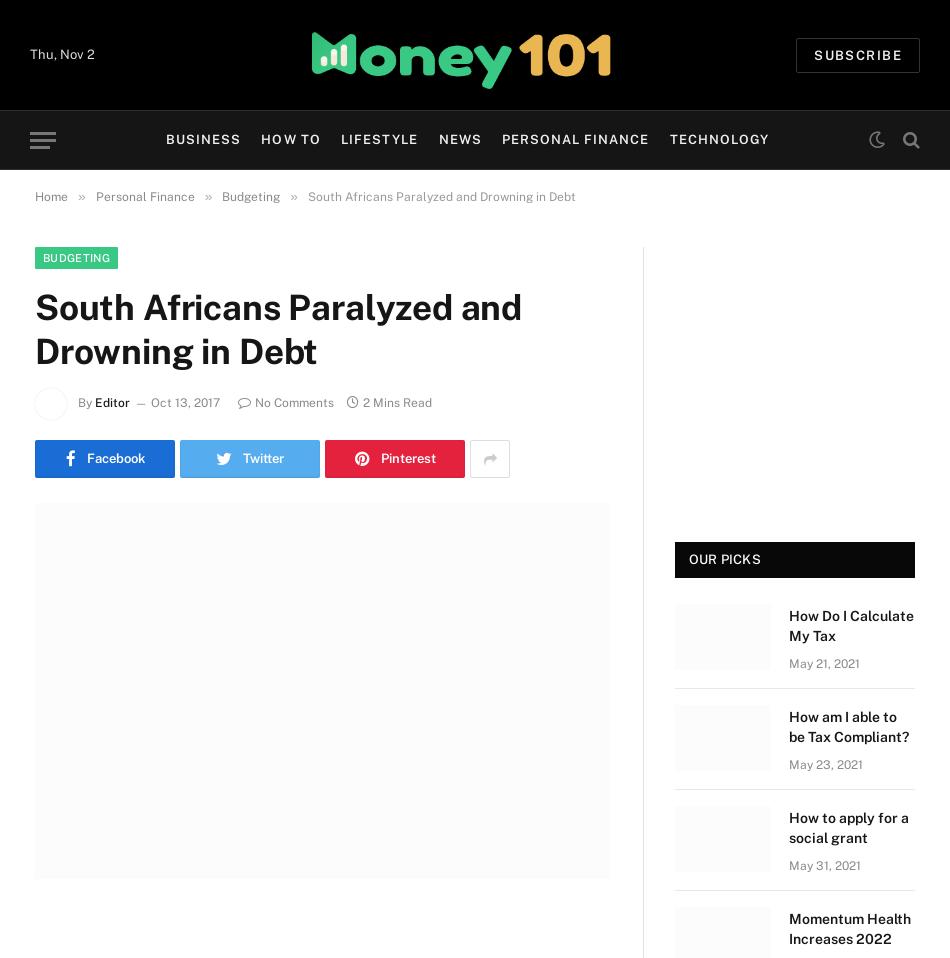 This screenshot has width=950, height=958. What do you see at coordinates (253, 403) in the screenshot?
I see `'No Comments'` at bounding box center [253, 403].